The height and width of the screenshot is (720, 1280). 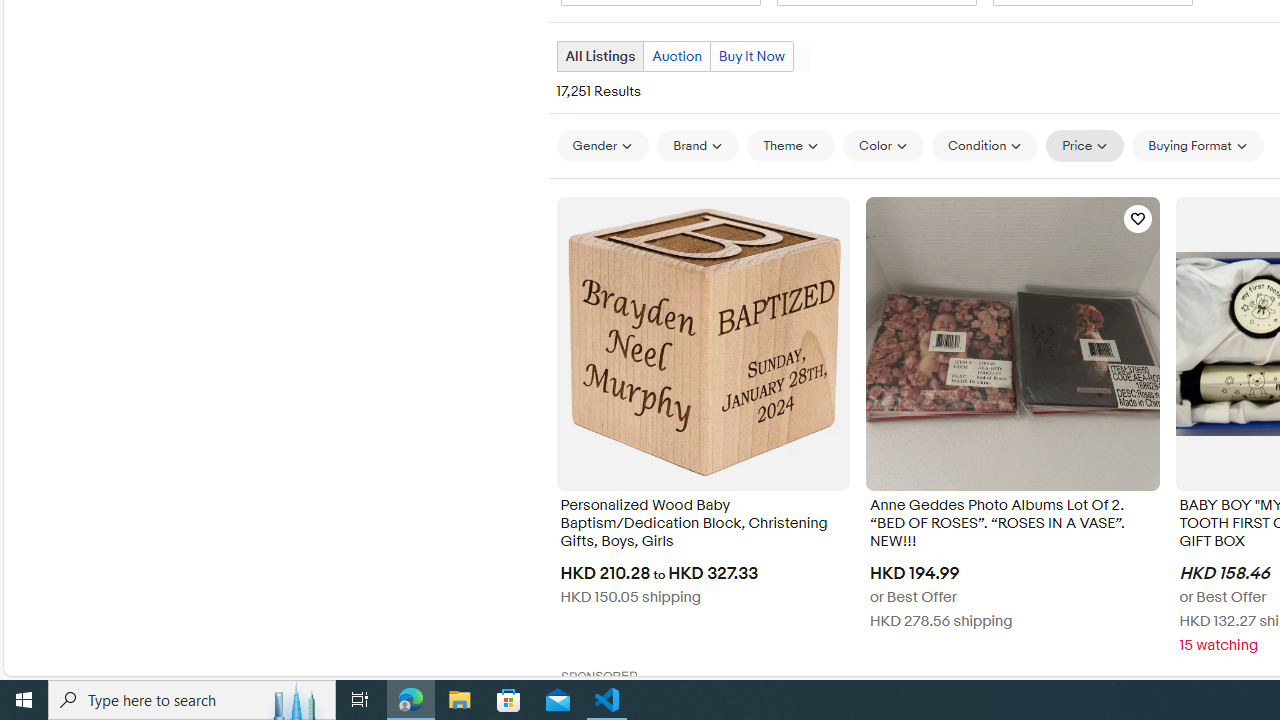 I want to click on 'Color', so click(x=882, y=145).